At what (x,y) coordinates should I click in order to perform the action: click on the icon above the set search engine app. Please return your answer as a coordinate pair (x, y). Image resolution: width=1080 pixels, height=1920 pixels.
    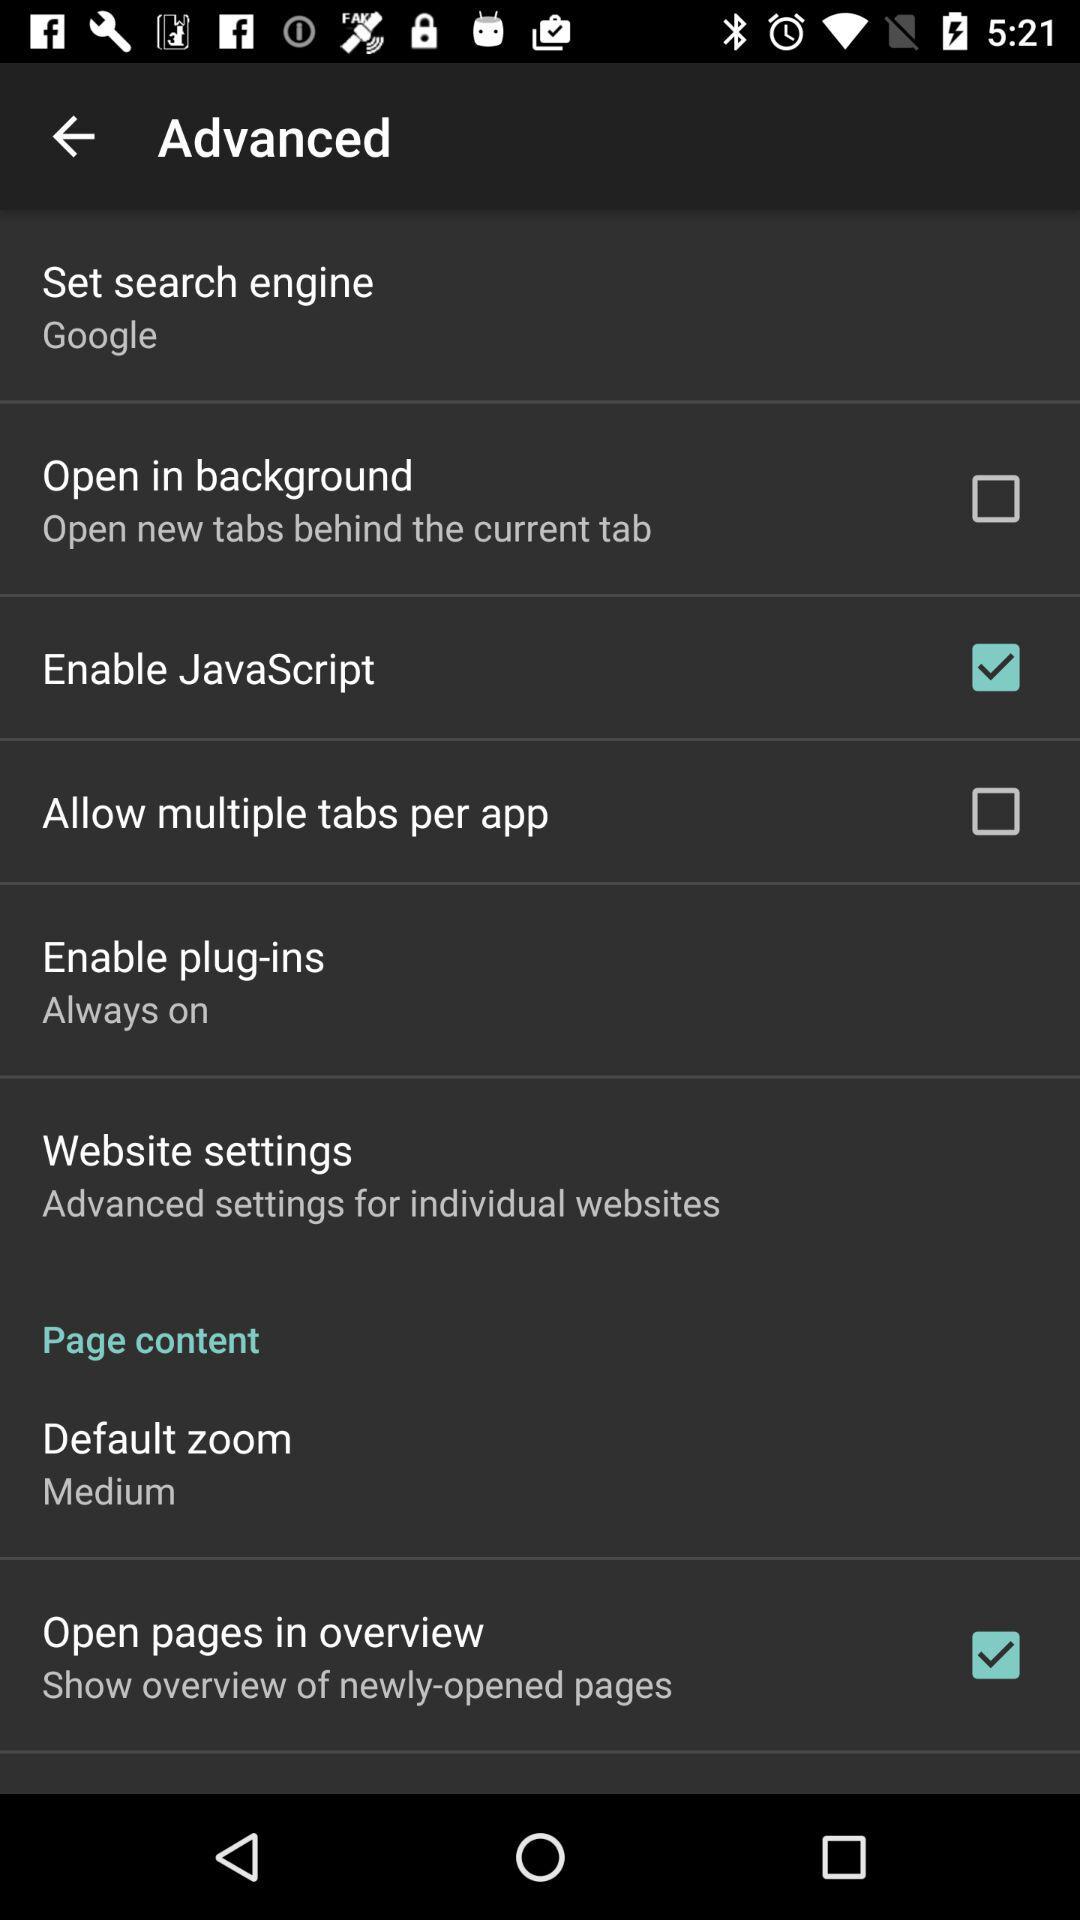
    Looking at the image, I should click on (72, 135).